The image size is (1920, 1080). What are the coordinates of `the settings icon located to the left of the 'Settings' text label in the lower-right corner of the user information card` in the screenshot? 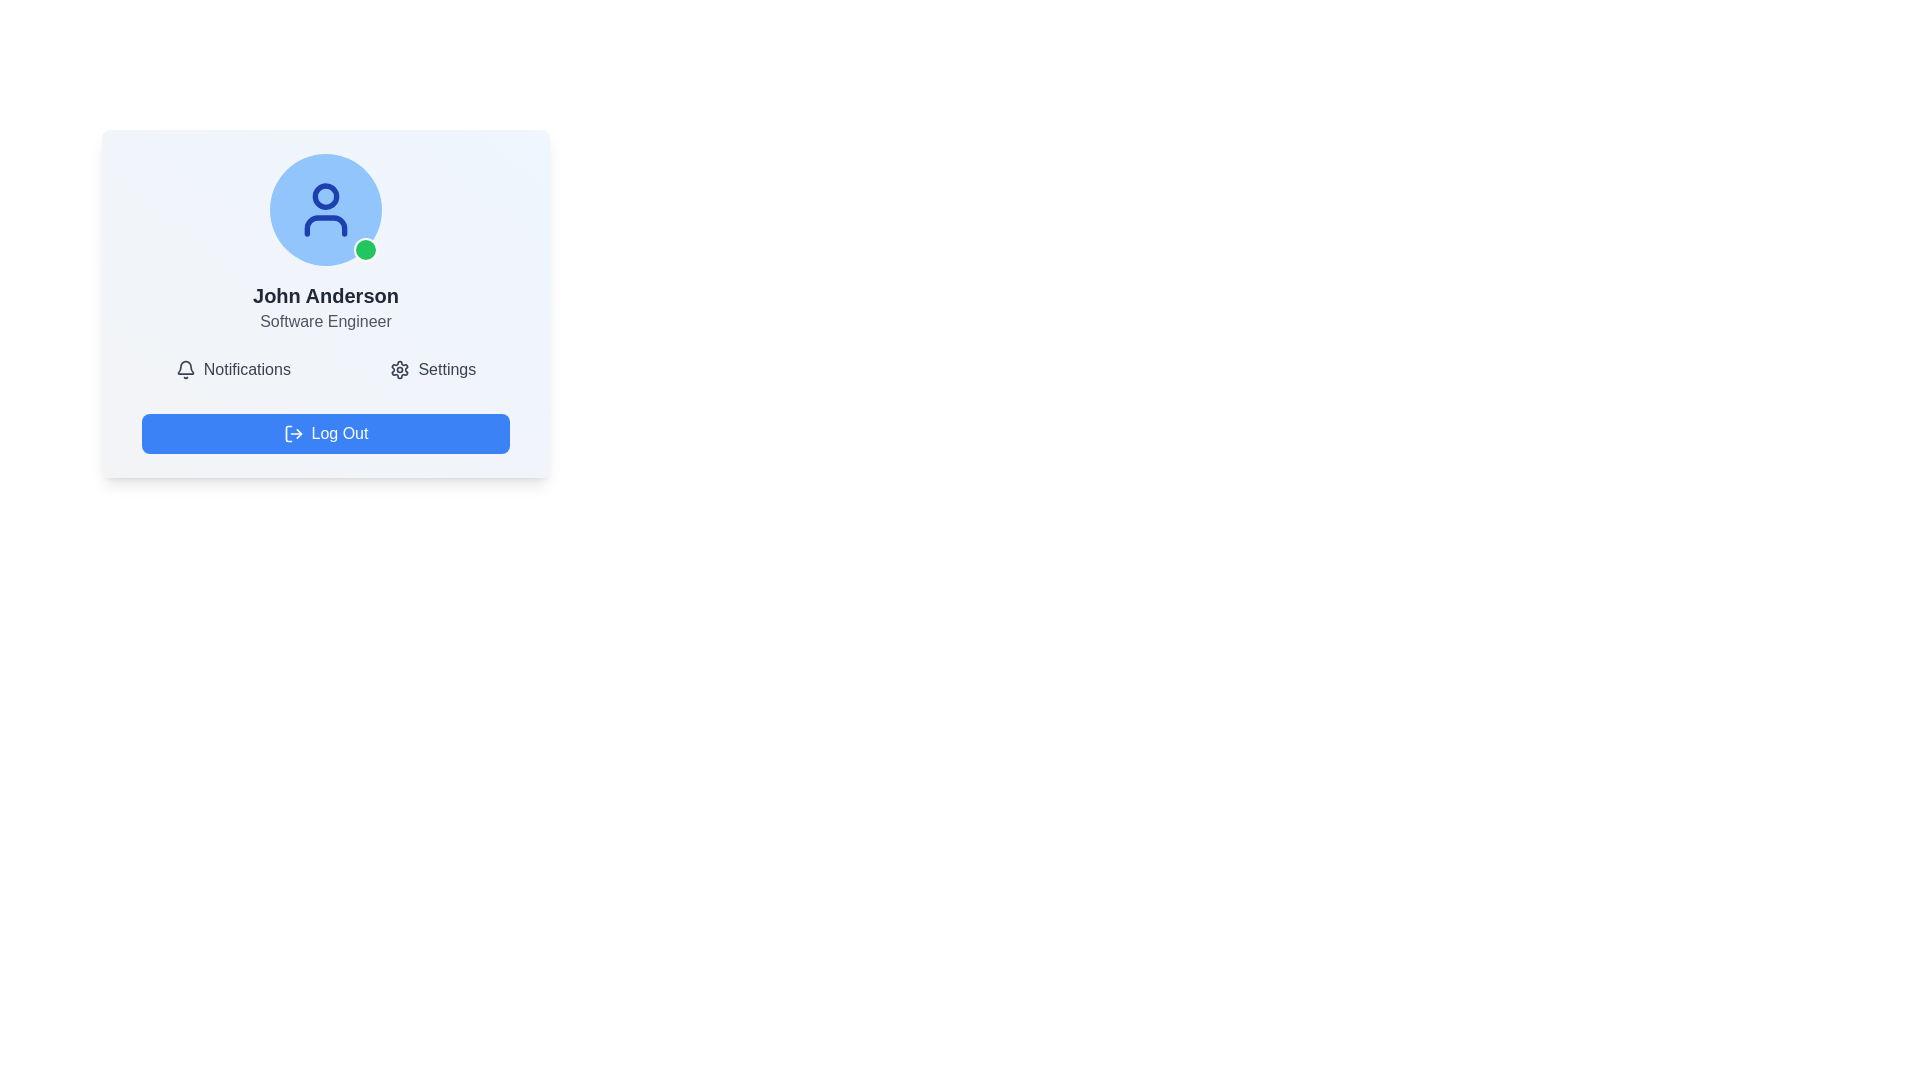 It's located at (400, 370).